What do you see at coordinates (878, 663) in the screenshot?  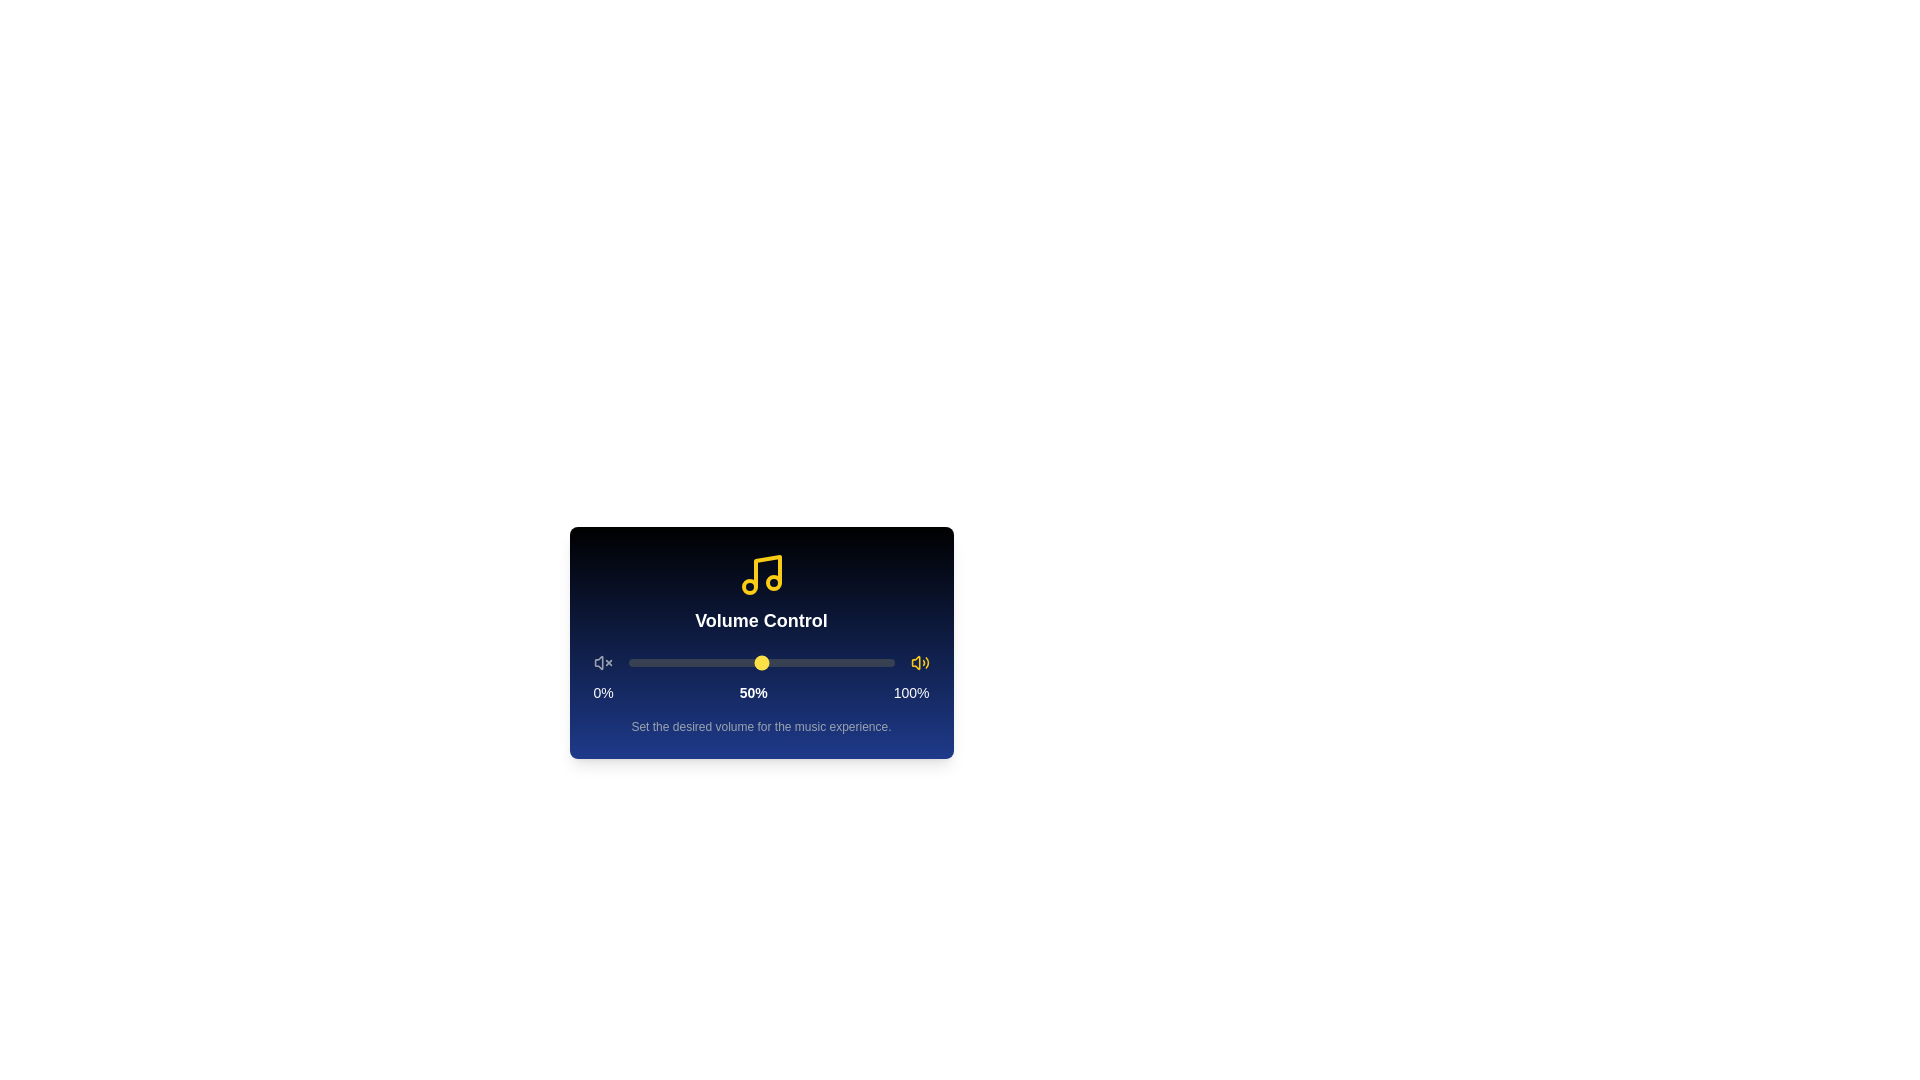 I see `the volume slider to 94%` at bounding box center [878, 663].